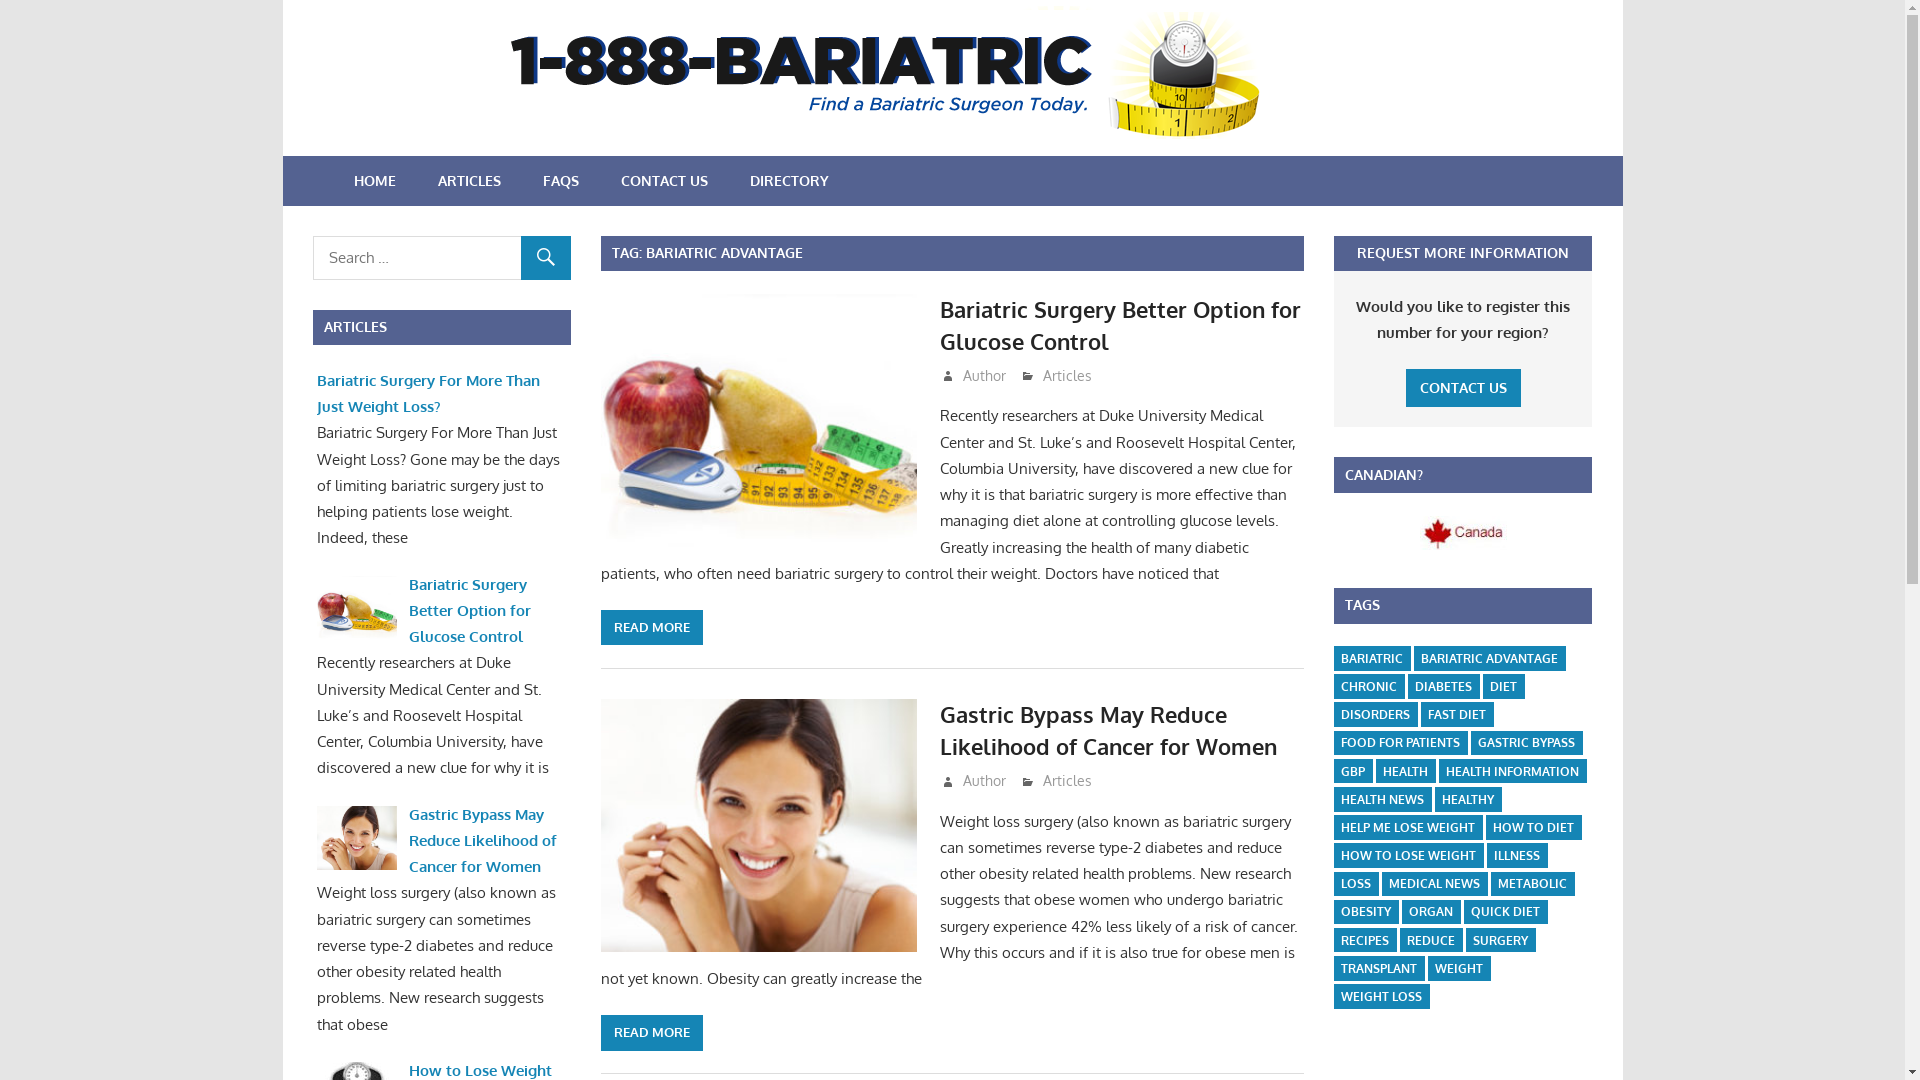 This screenshot has height=1080, width=1920. I want to click on 'MEDICAL NEWS', so click(1433, 883).